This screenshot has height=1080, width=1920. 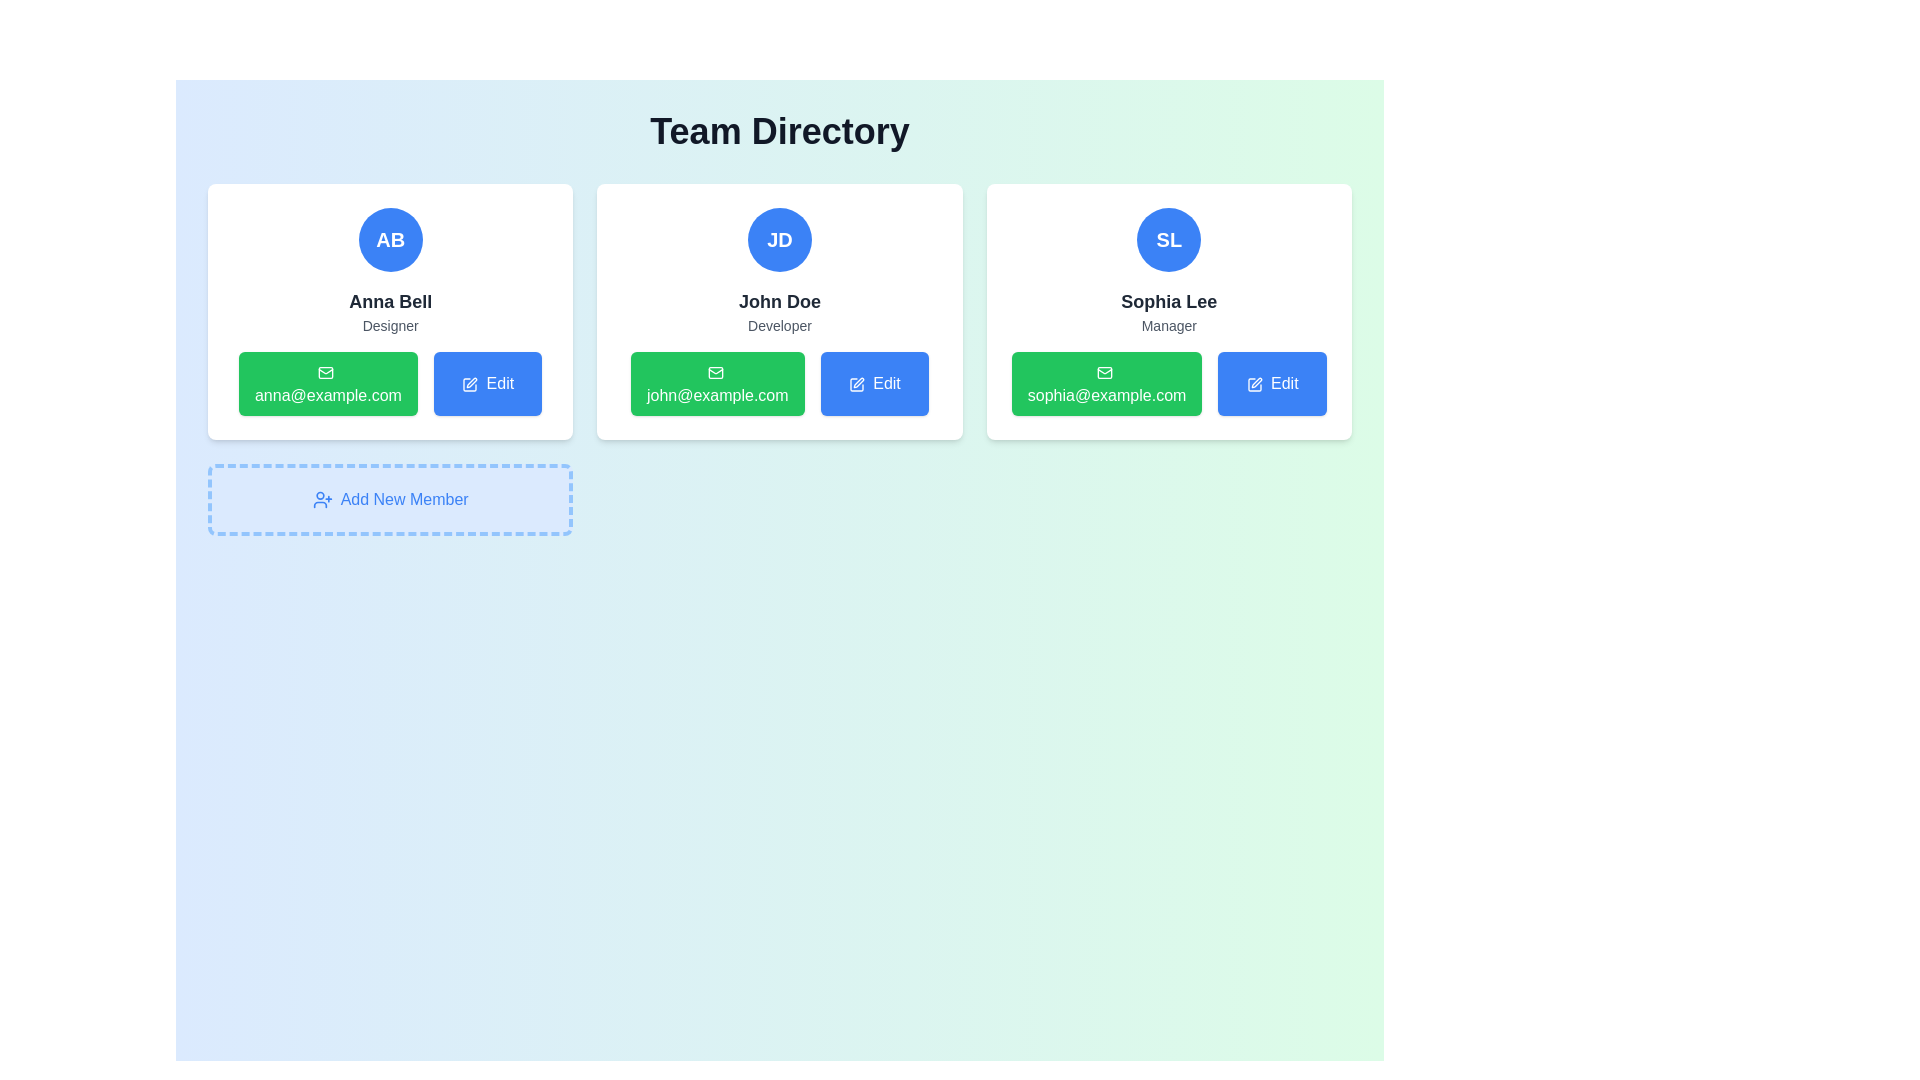 I want to click on the editing icon located on the right-hand side of the 'Edit' button within the card for 'Sophia Lee', so click(x=1253, y=384).